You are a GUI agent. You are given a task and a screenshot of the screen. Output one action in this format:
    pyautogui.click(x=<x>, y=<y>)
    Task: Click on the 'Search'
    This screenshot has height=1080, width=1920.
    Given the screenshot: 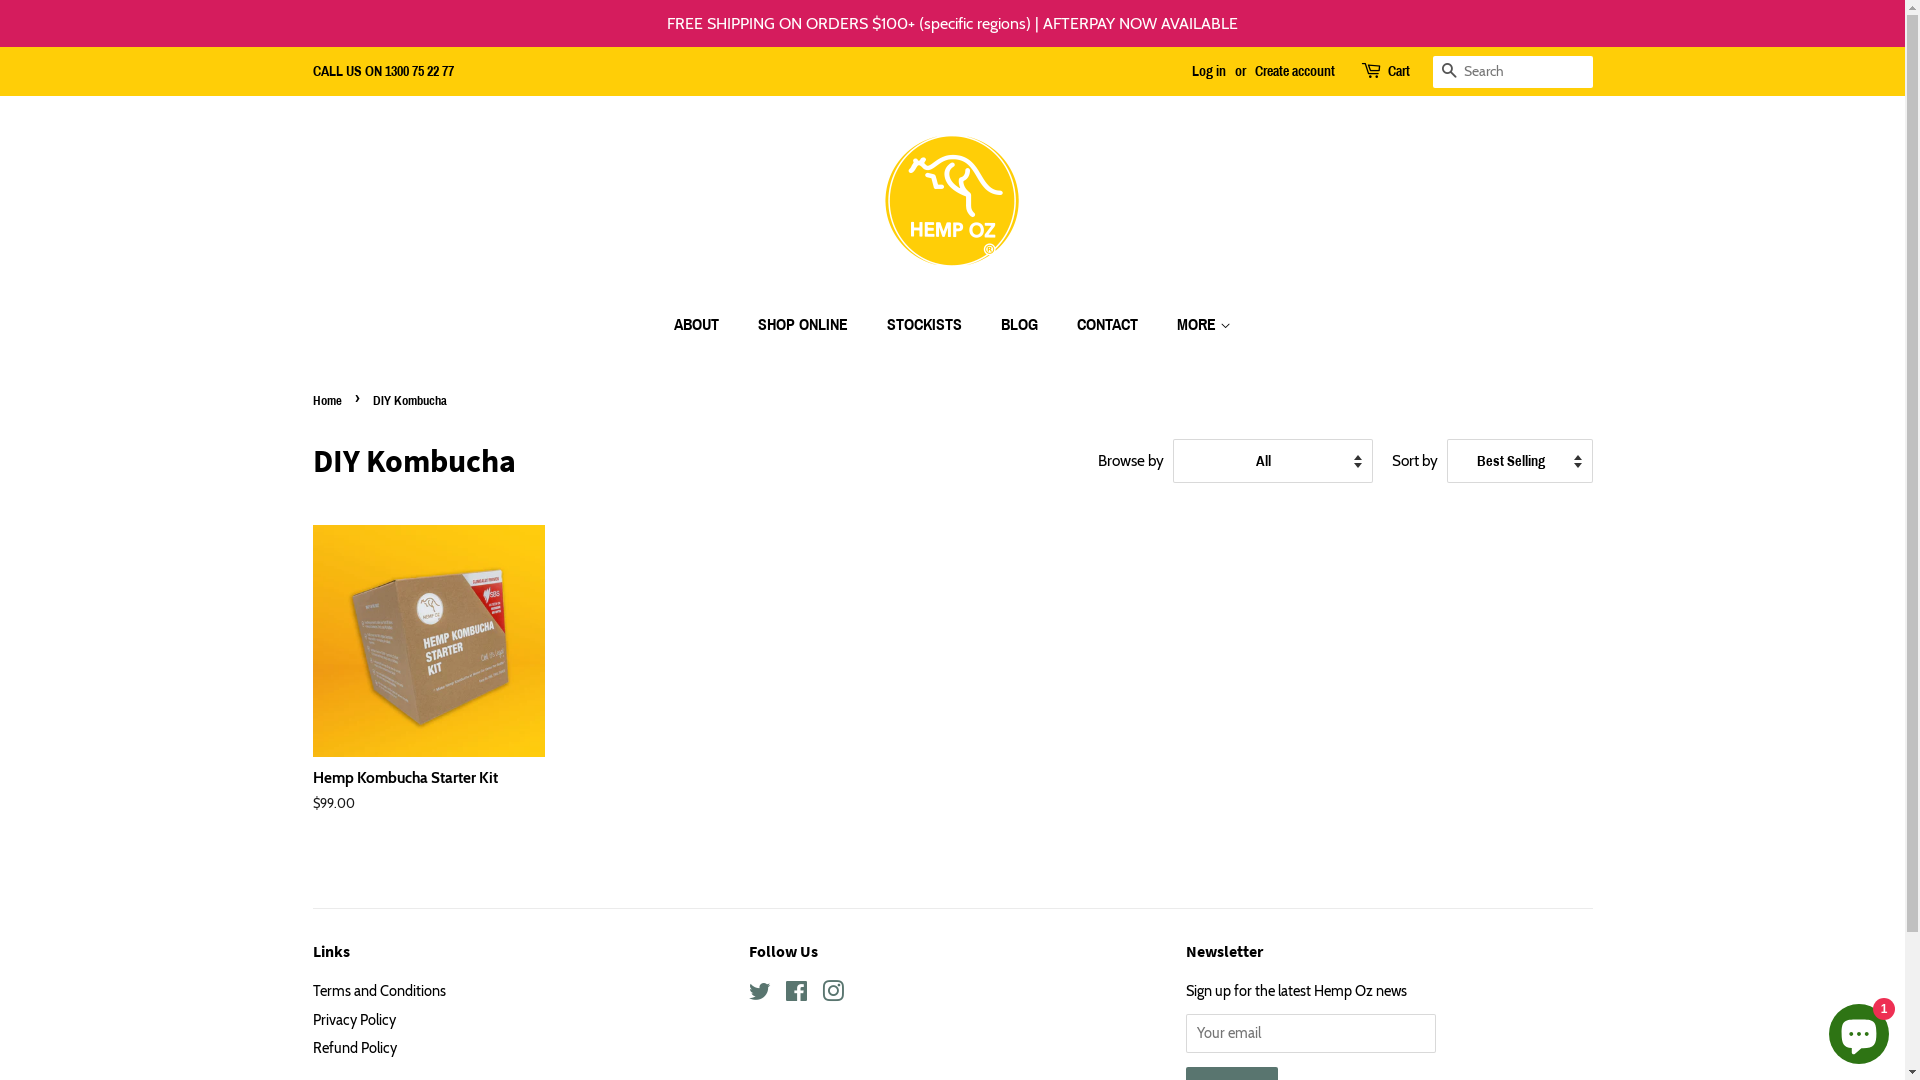 What is the action you would take?
    pyautogui.click(x=1448, y=71)
    